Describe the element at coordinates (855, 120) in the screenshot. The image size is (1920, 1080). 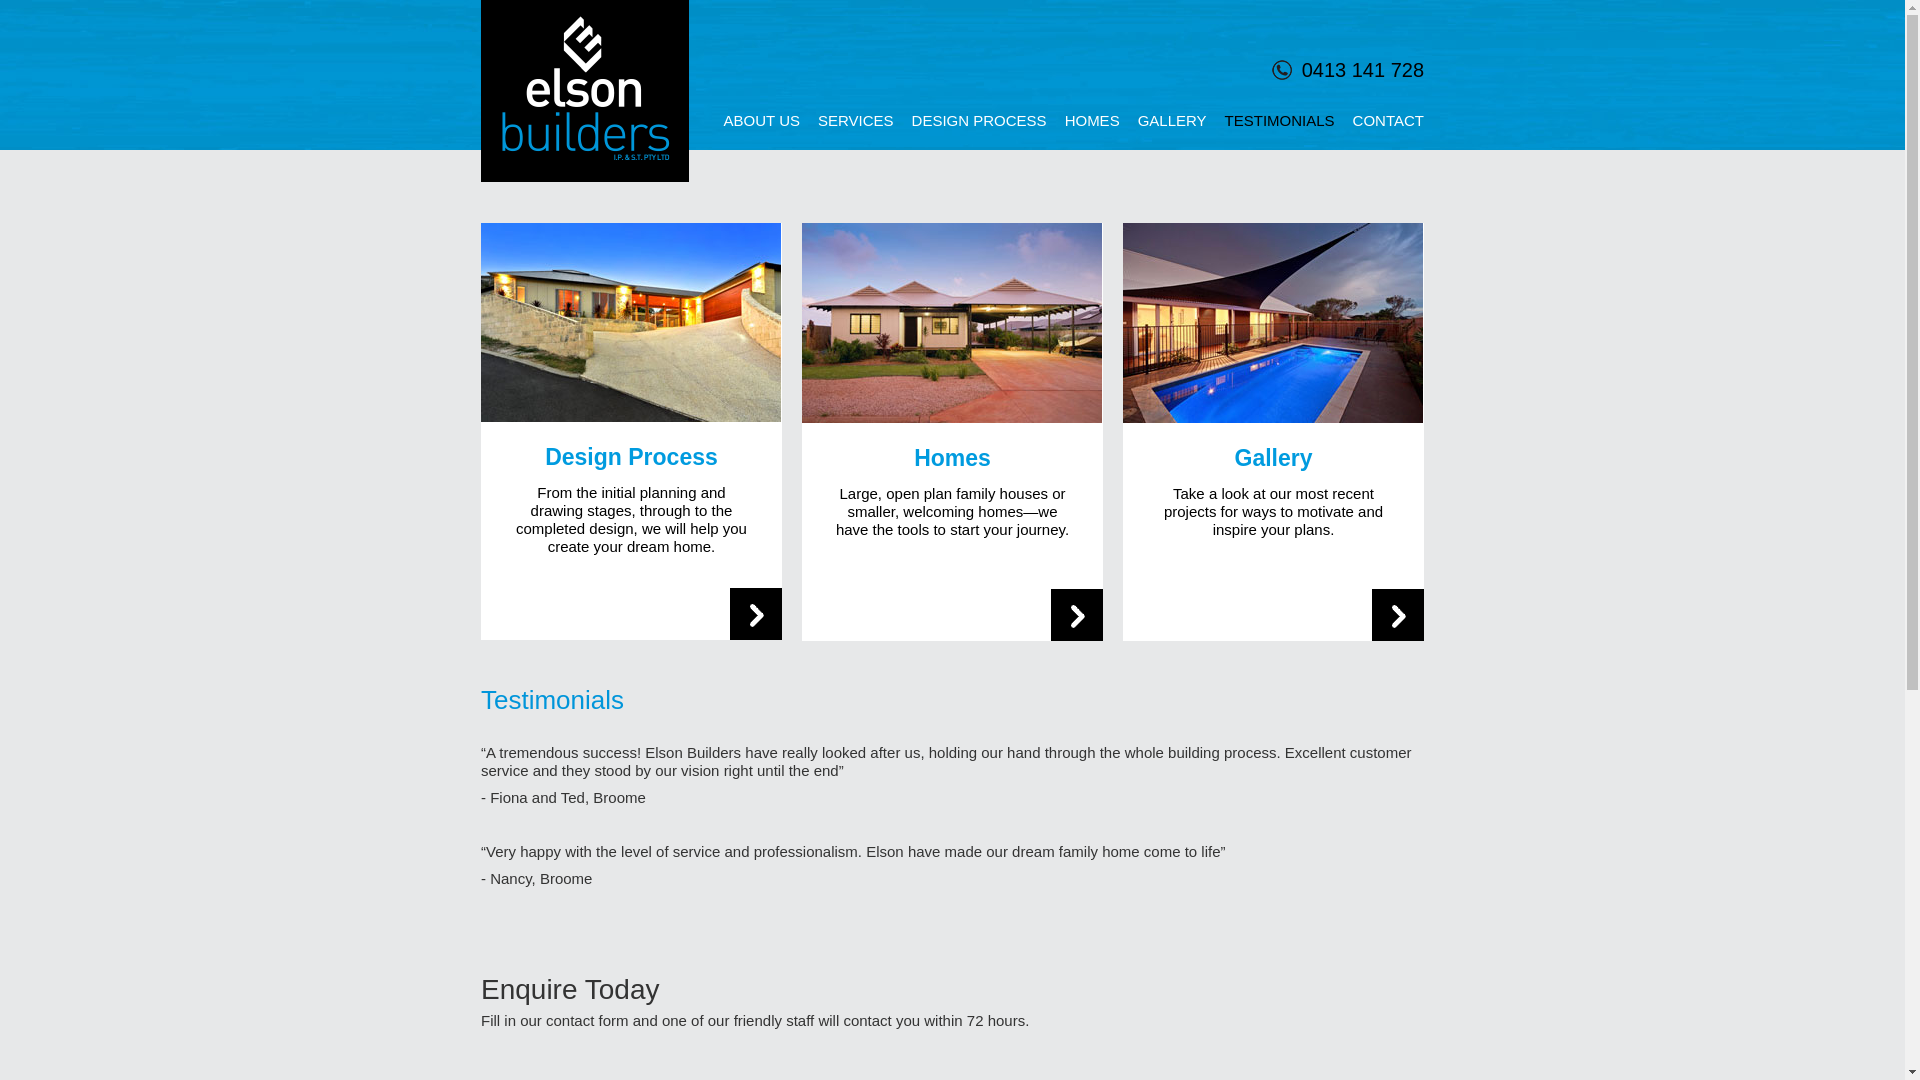
I see `'SERVICES'` at that location.